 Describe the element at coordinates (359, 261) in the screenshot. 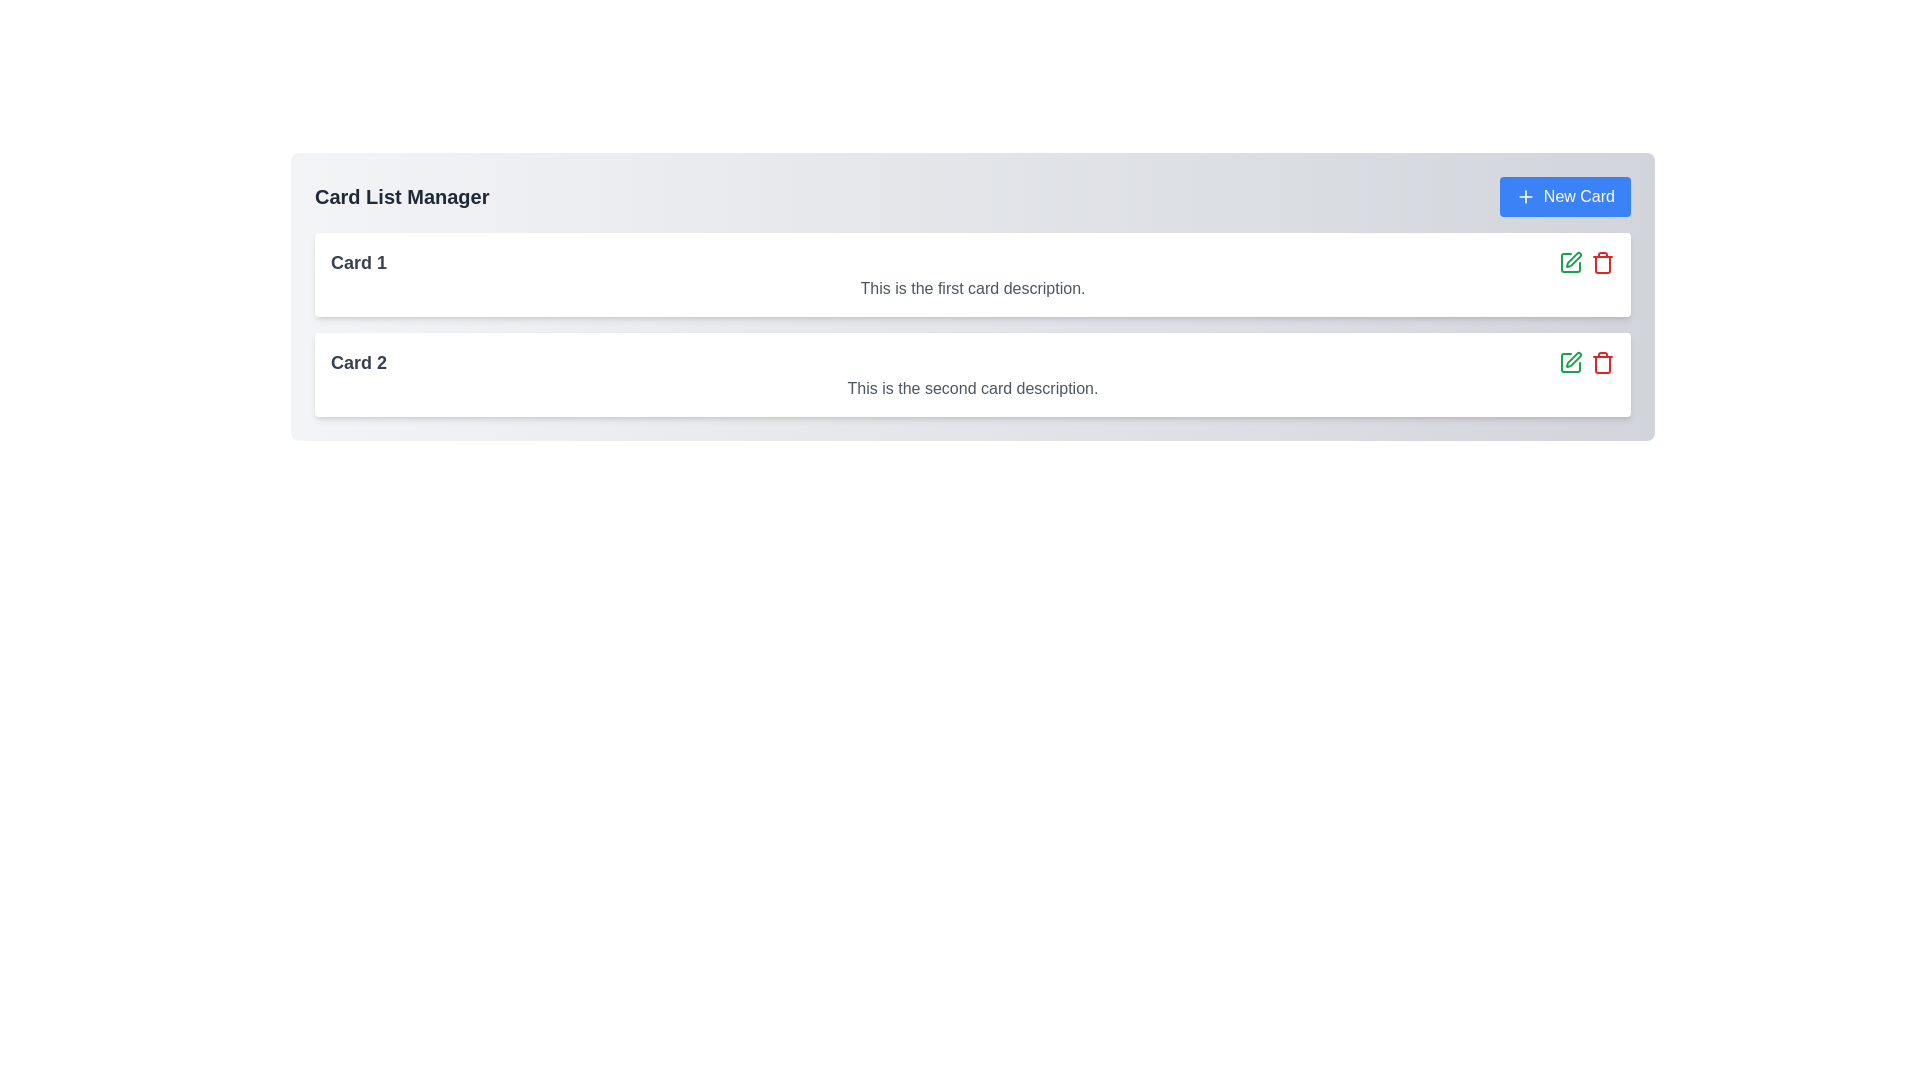

I see `text label located at the top-left area of the first card, which serves as its primary identifier` at that location.